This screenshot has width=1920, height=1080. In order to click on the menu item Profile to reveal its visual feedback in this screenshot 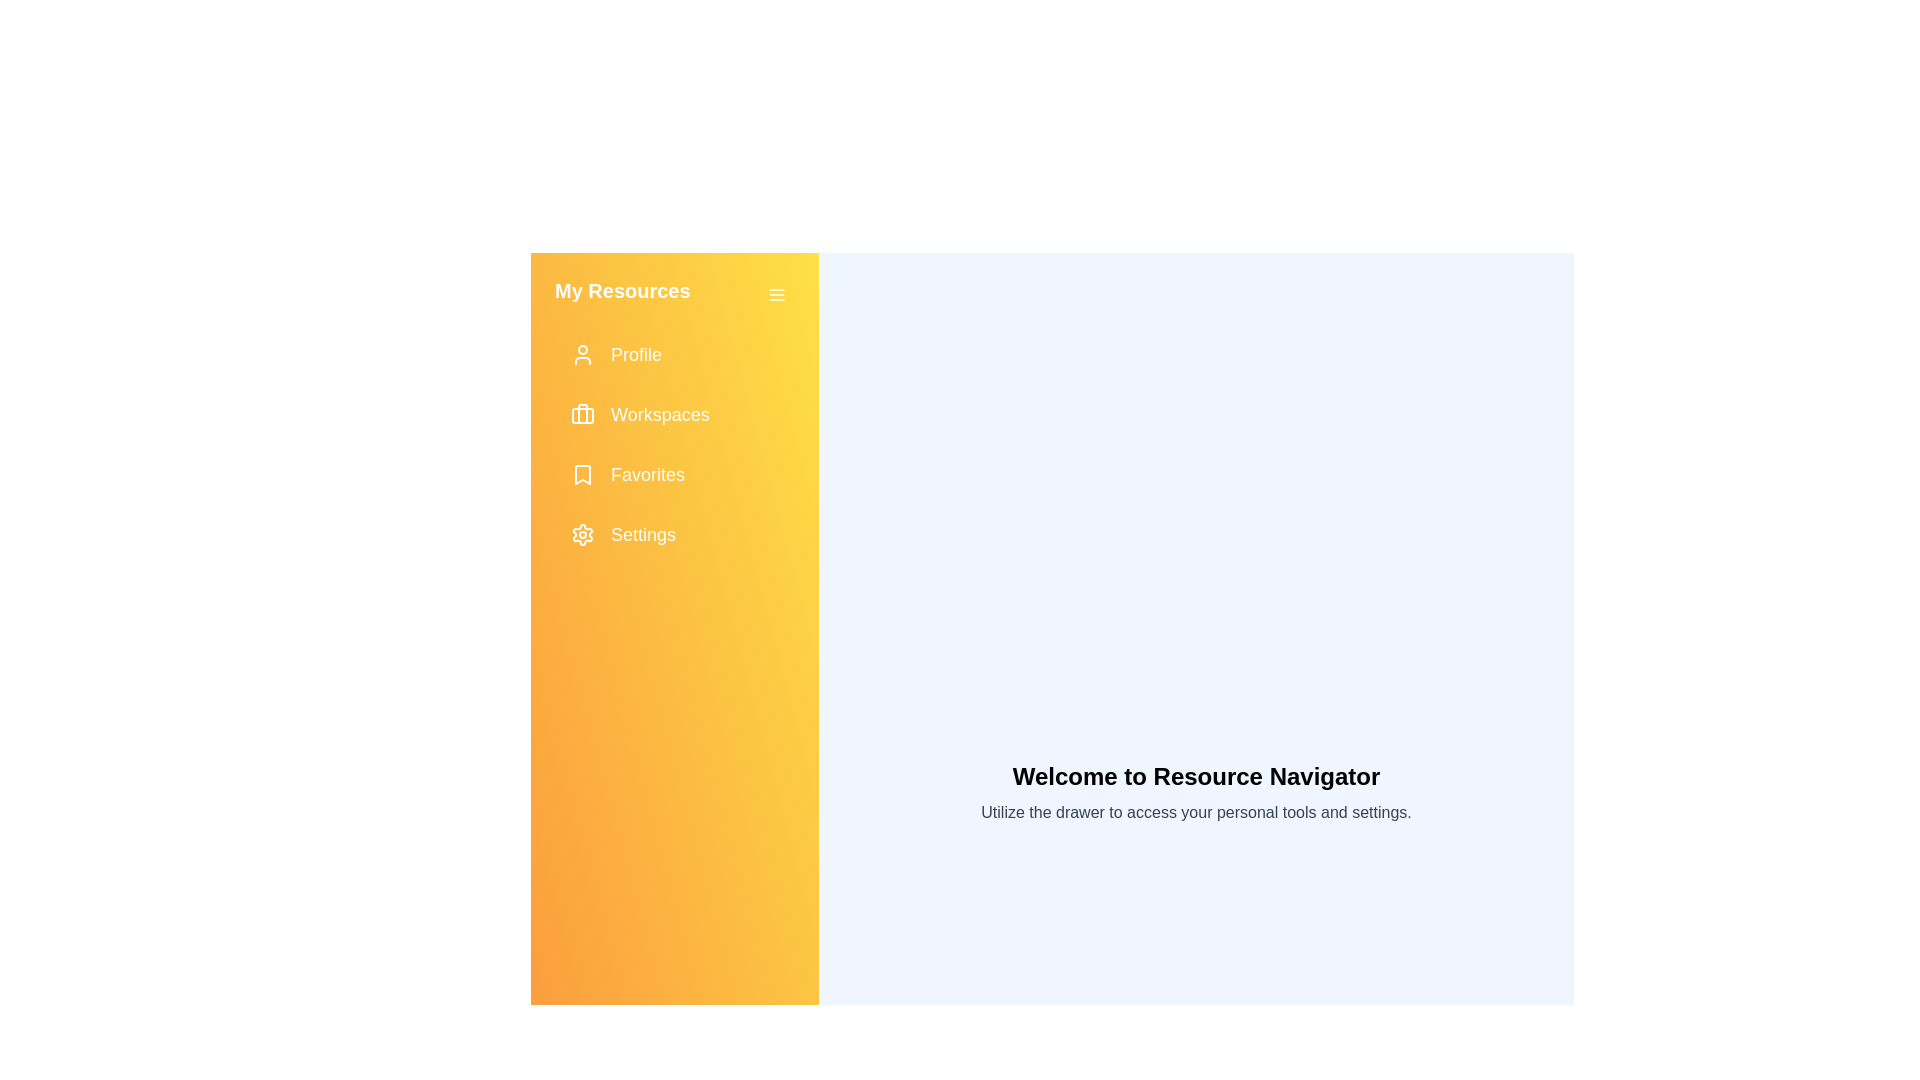, I will do `click(675, 353)`.